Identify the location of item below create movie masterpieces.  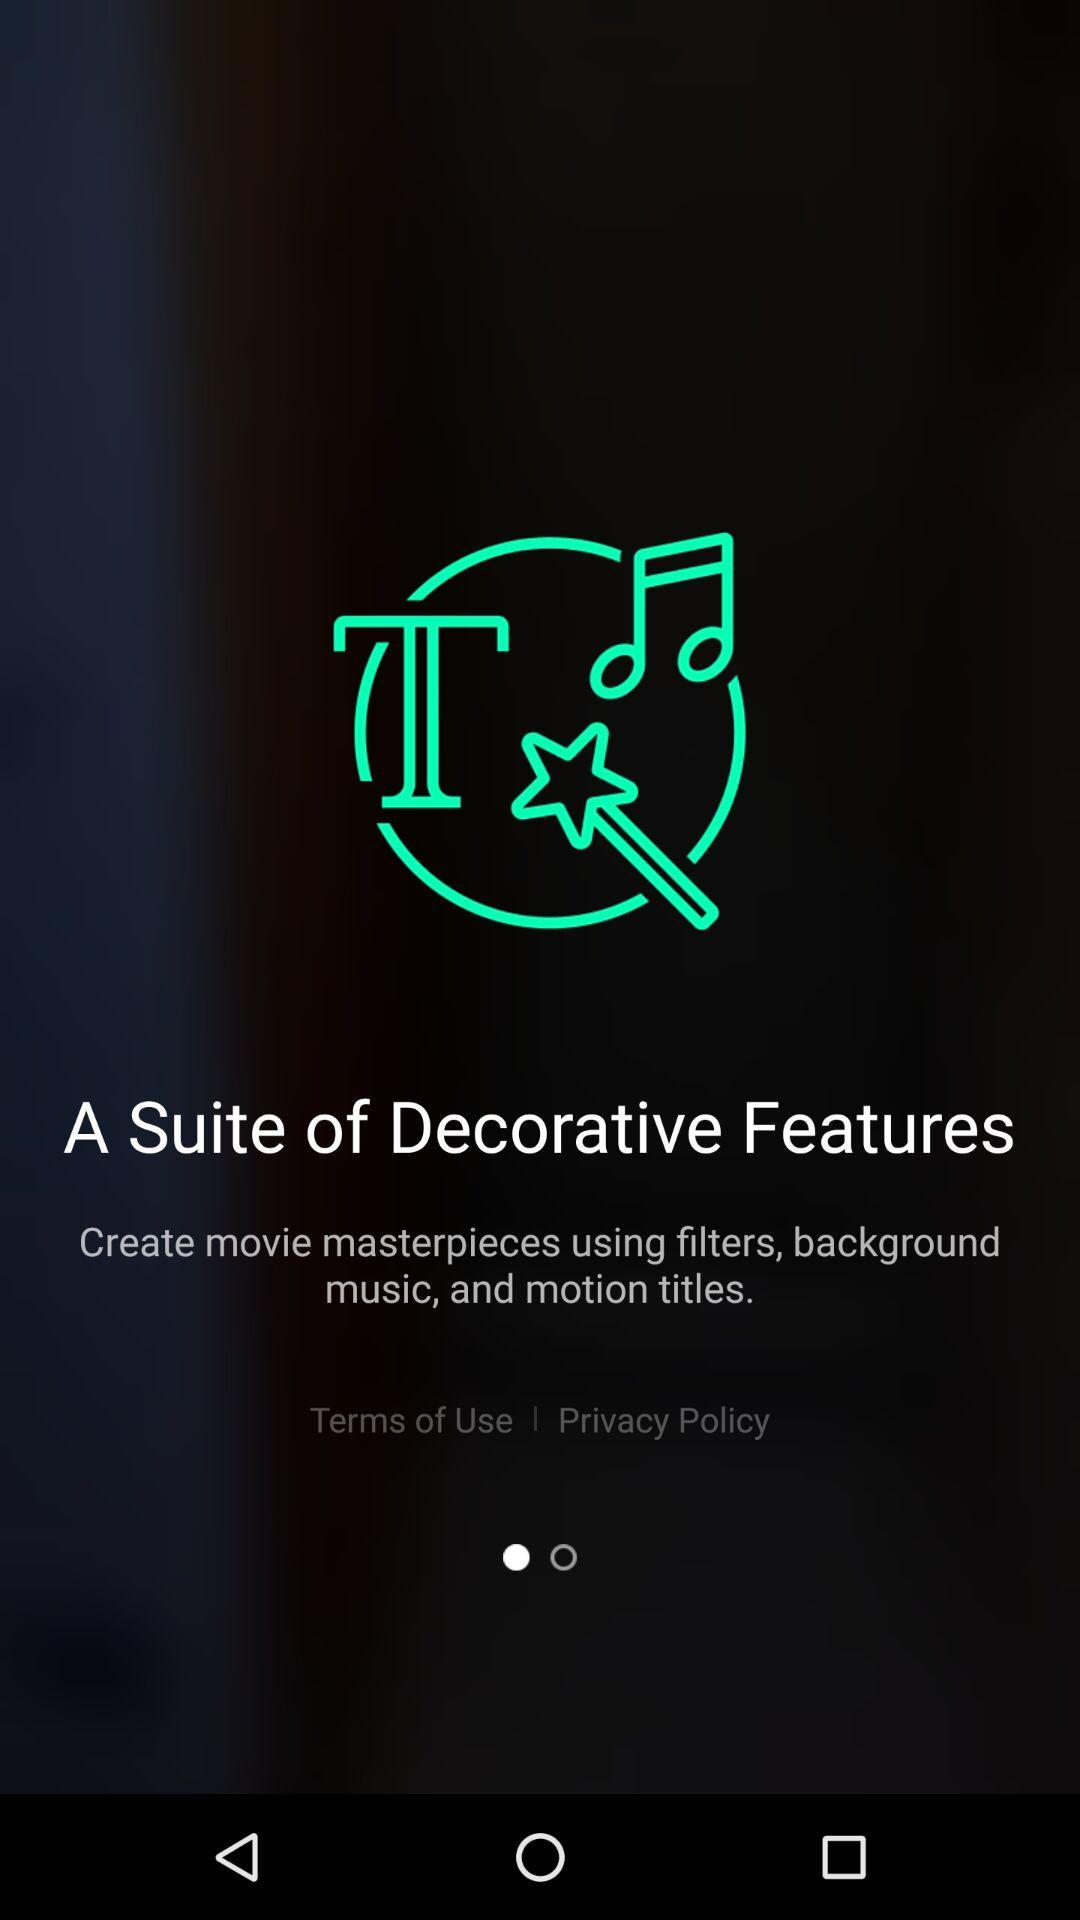
(664, 1418).